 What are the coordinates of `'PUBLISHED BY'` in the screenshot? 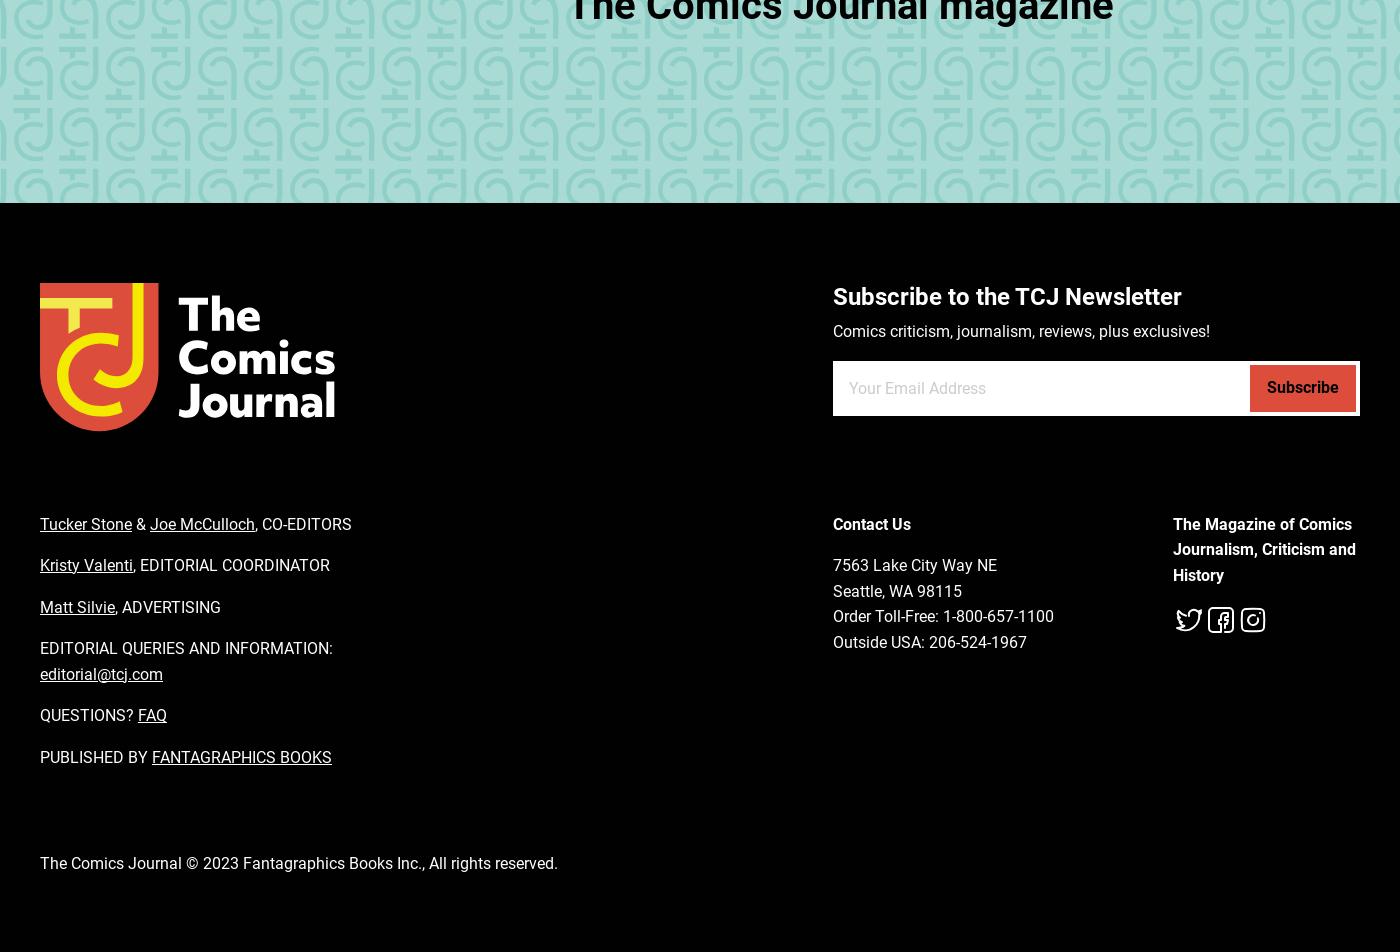 It's located at (96, 757).